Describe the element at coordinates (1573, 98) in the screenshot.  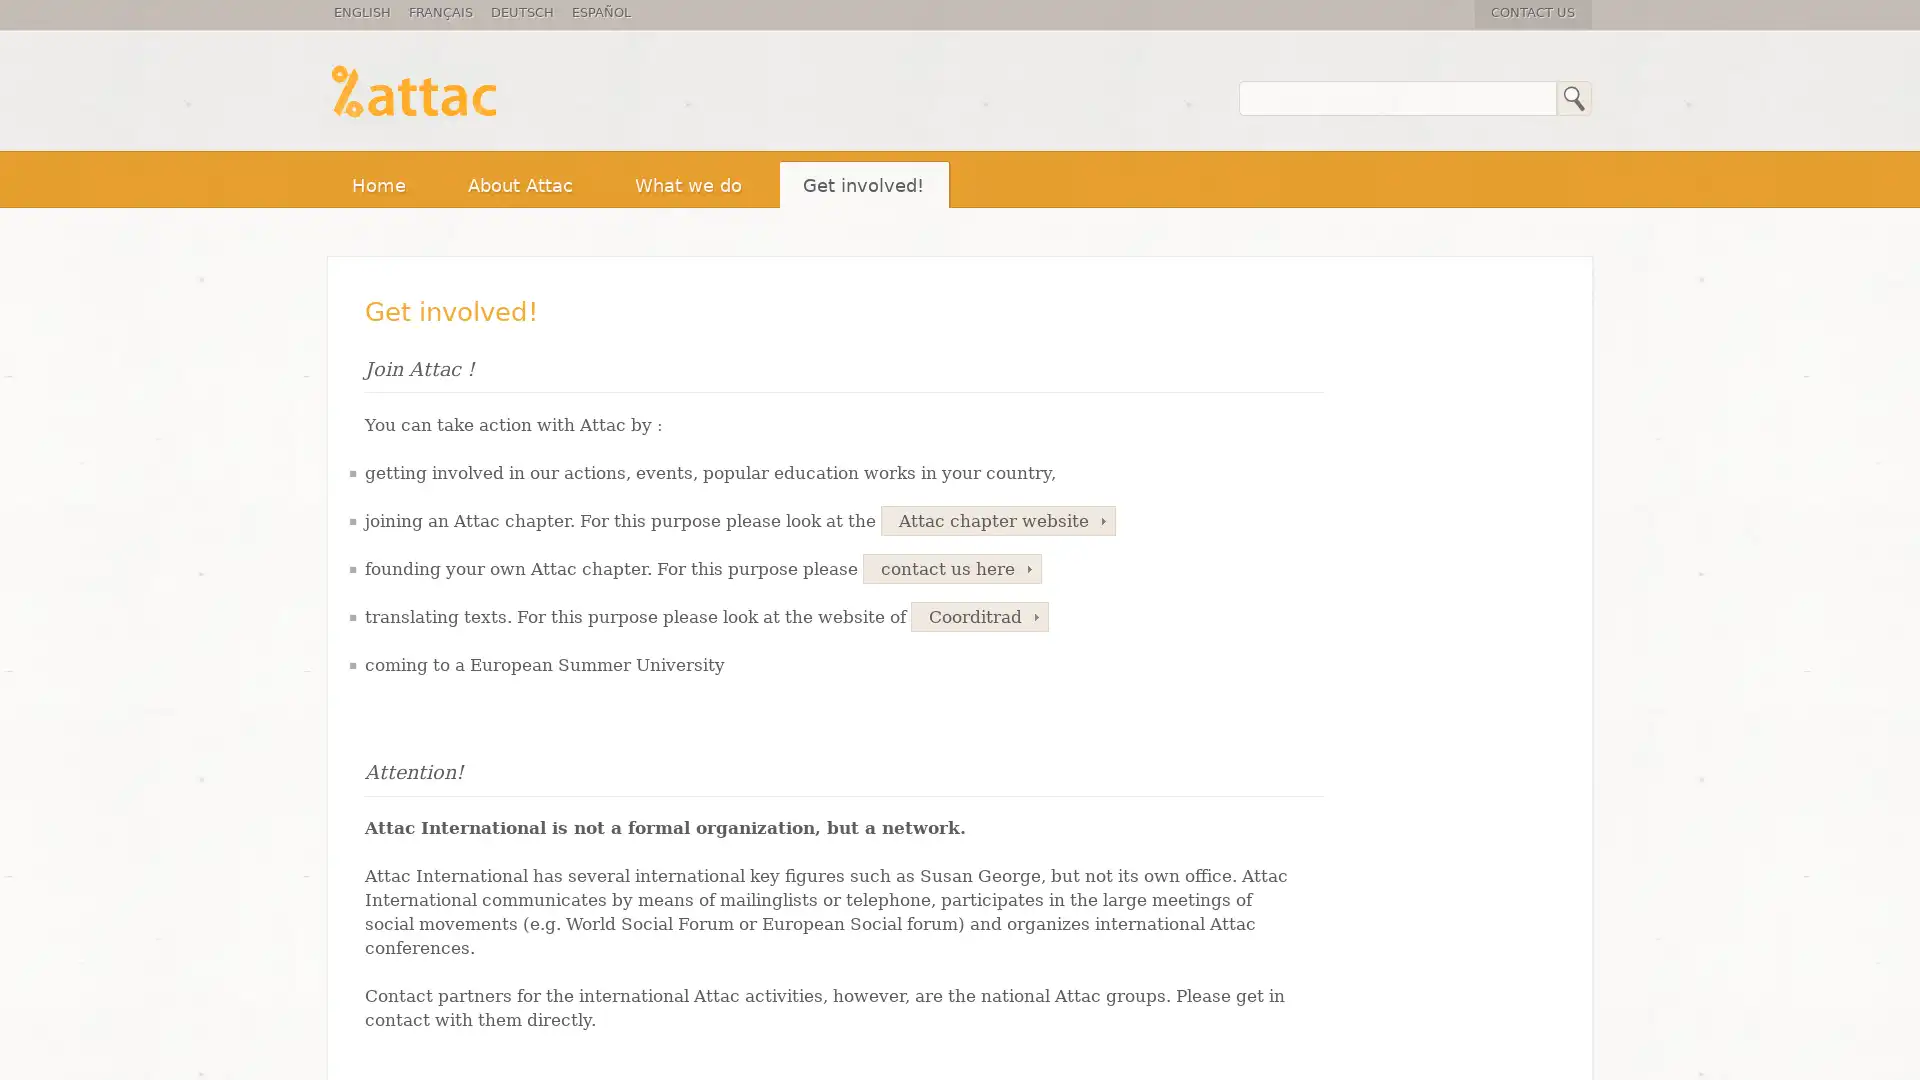
I see `Search` at that location.